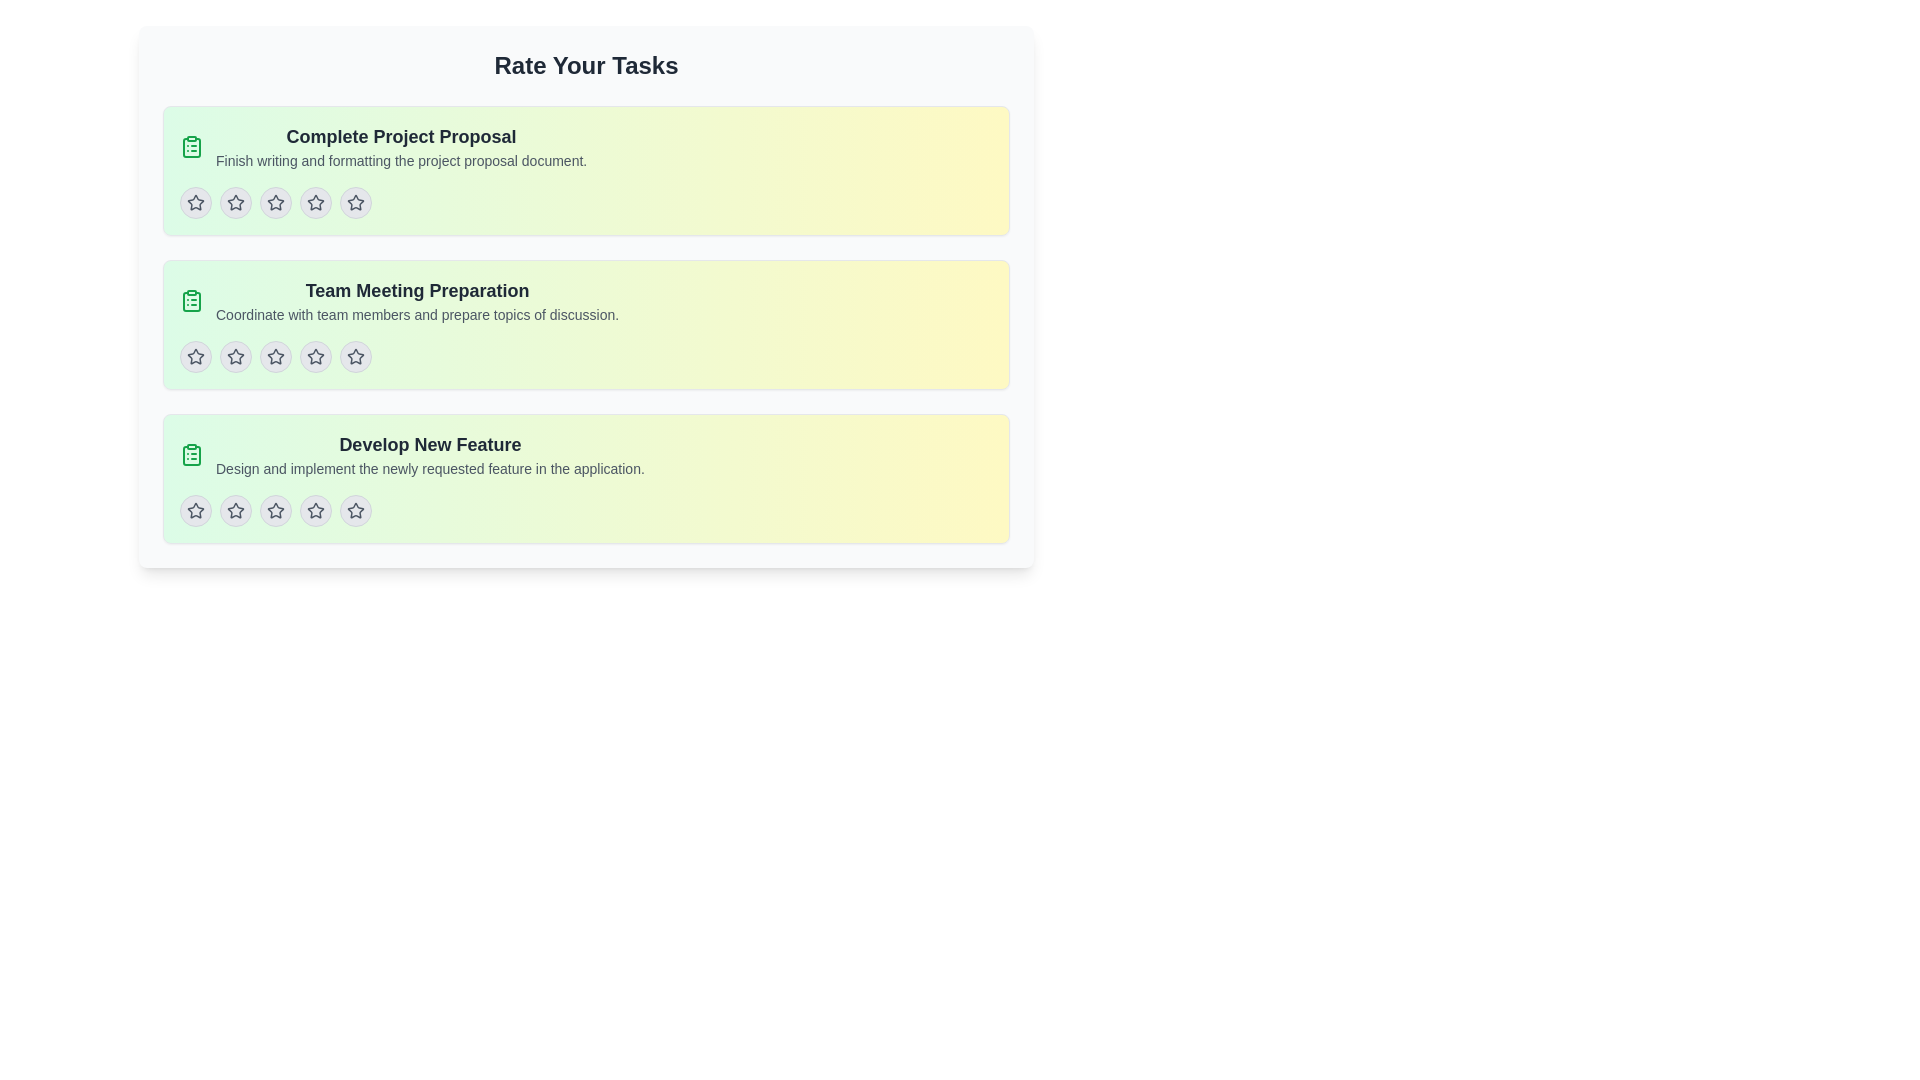 The image size is (1920, 1080). What do you see at coordinates (192, 300) in the screenshot?
I see `the green clipboard icon located to the left of the text 'Team Meeting Preparation', which is aligned within the task's row` at bounding box center [192, 300].